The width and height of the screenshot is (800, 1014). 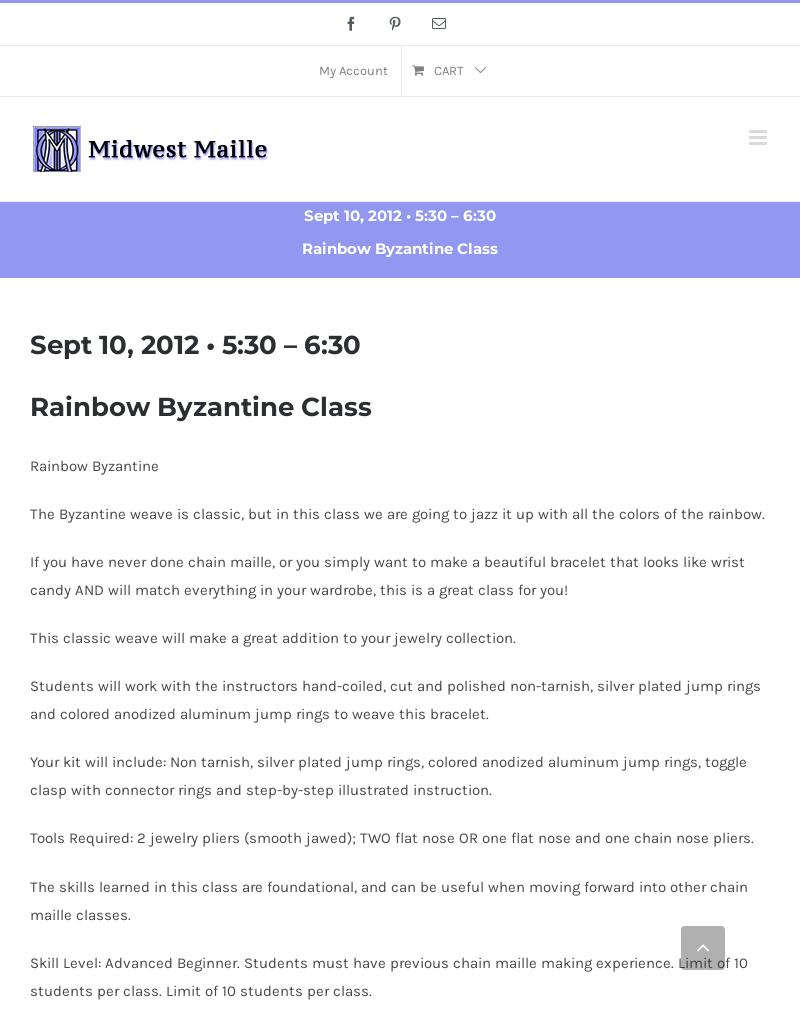 I want to click on 'Skill Level: Advanced Beginner. Students must have previous chain maille making experience. Limit of 10 students per class. Limit of 10 students per class.', so click(x=30, y=975).